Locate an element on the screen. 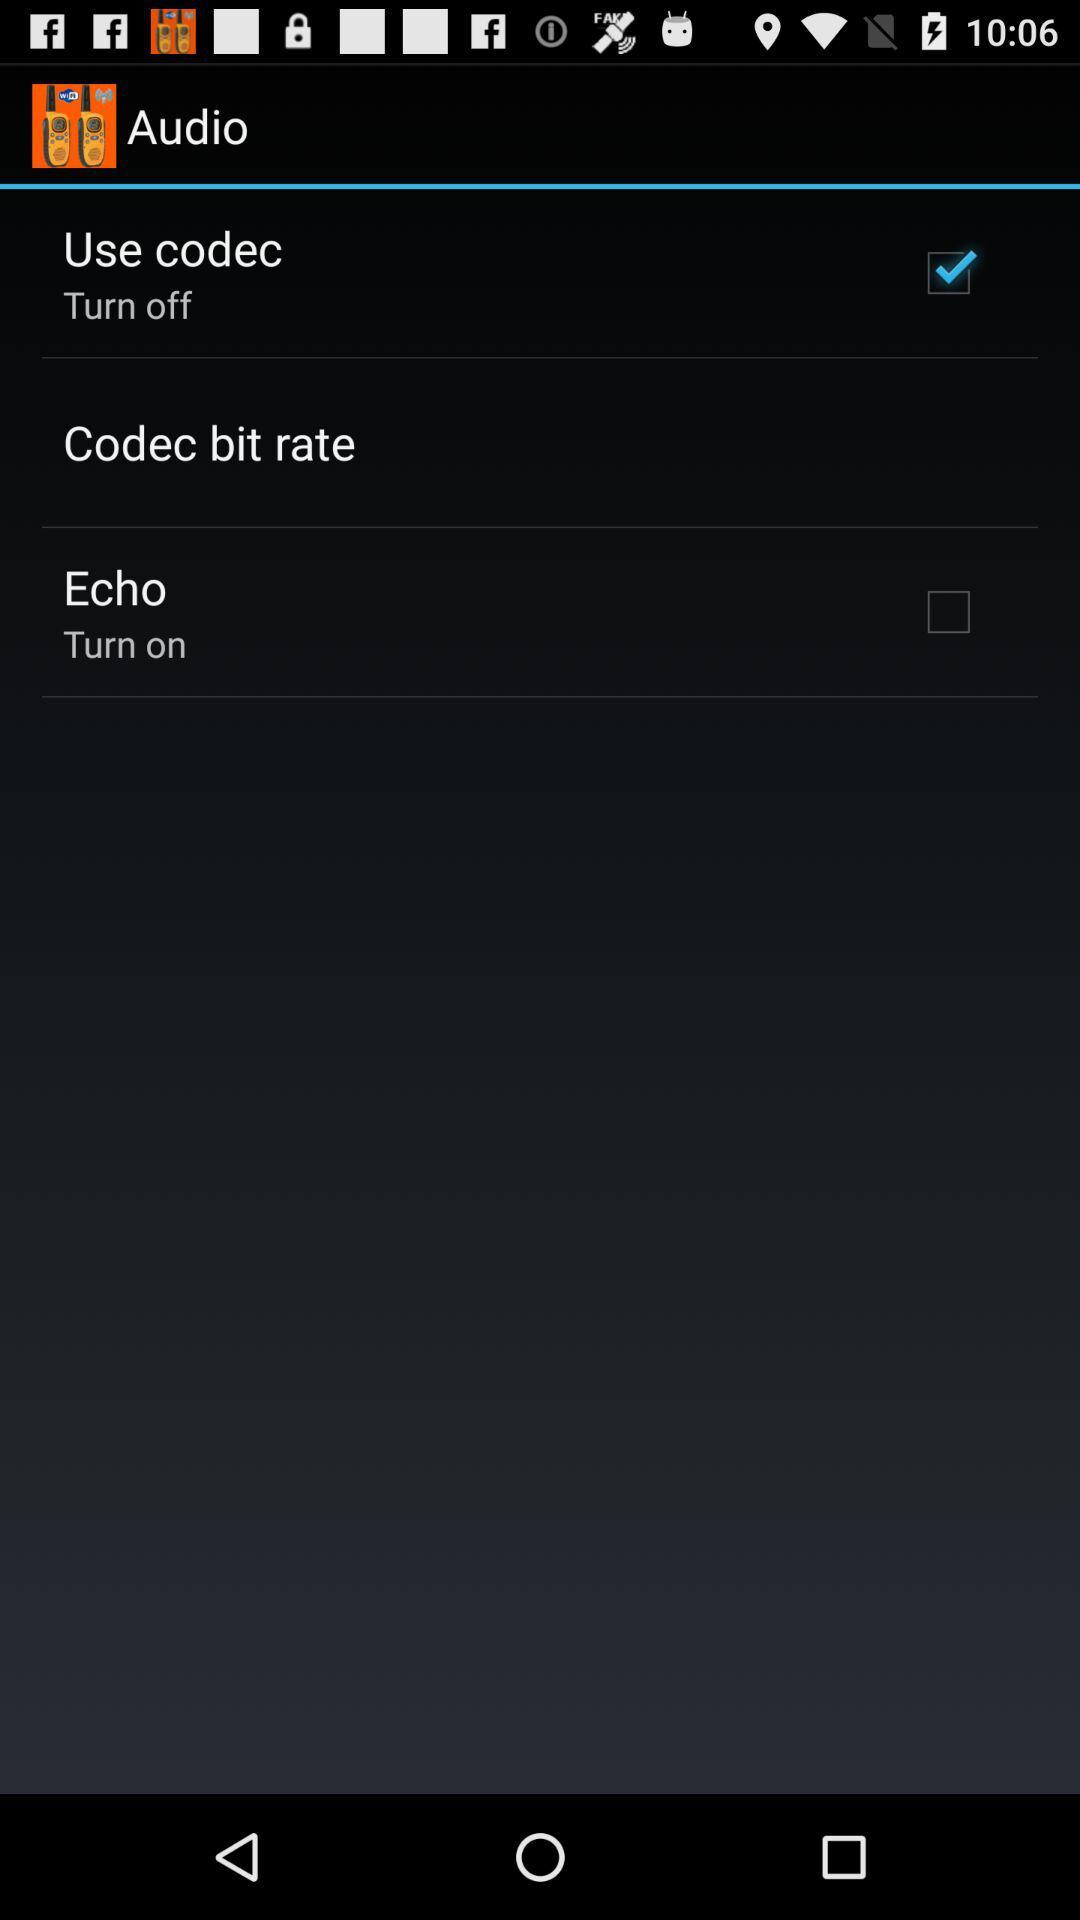 The image size is (1080, 1920). the item above echo is located at coordinates (209, 441).